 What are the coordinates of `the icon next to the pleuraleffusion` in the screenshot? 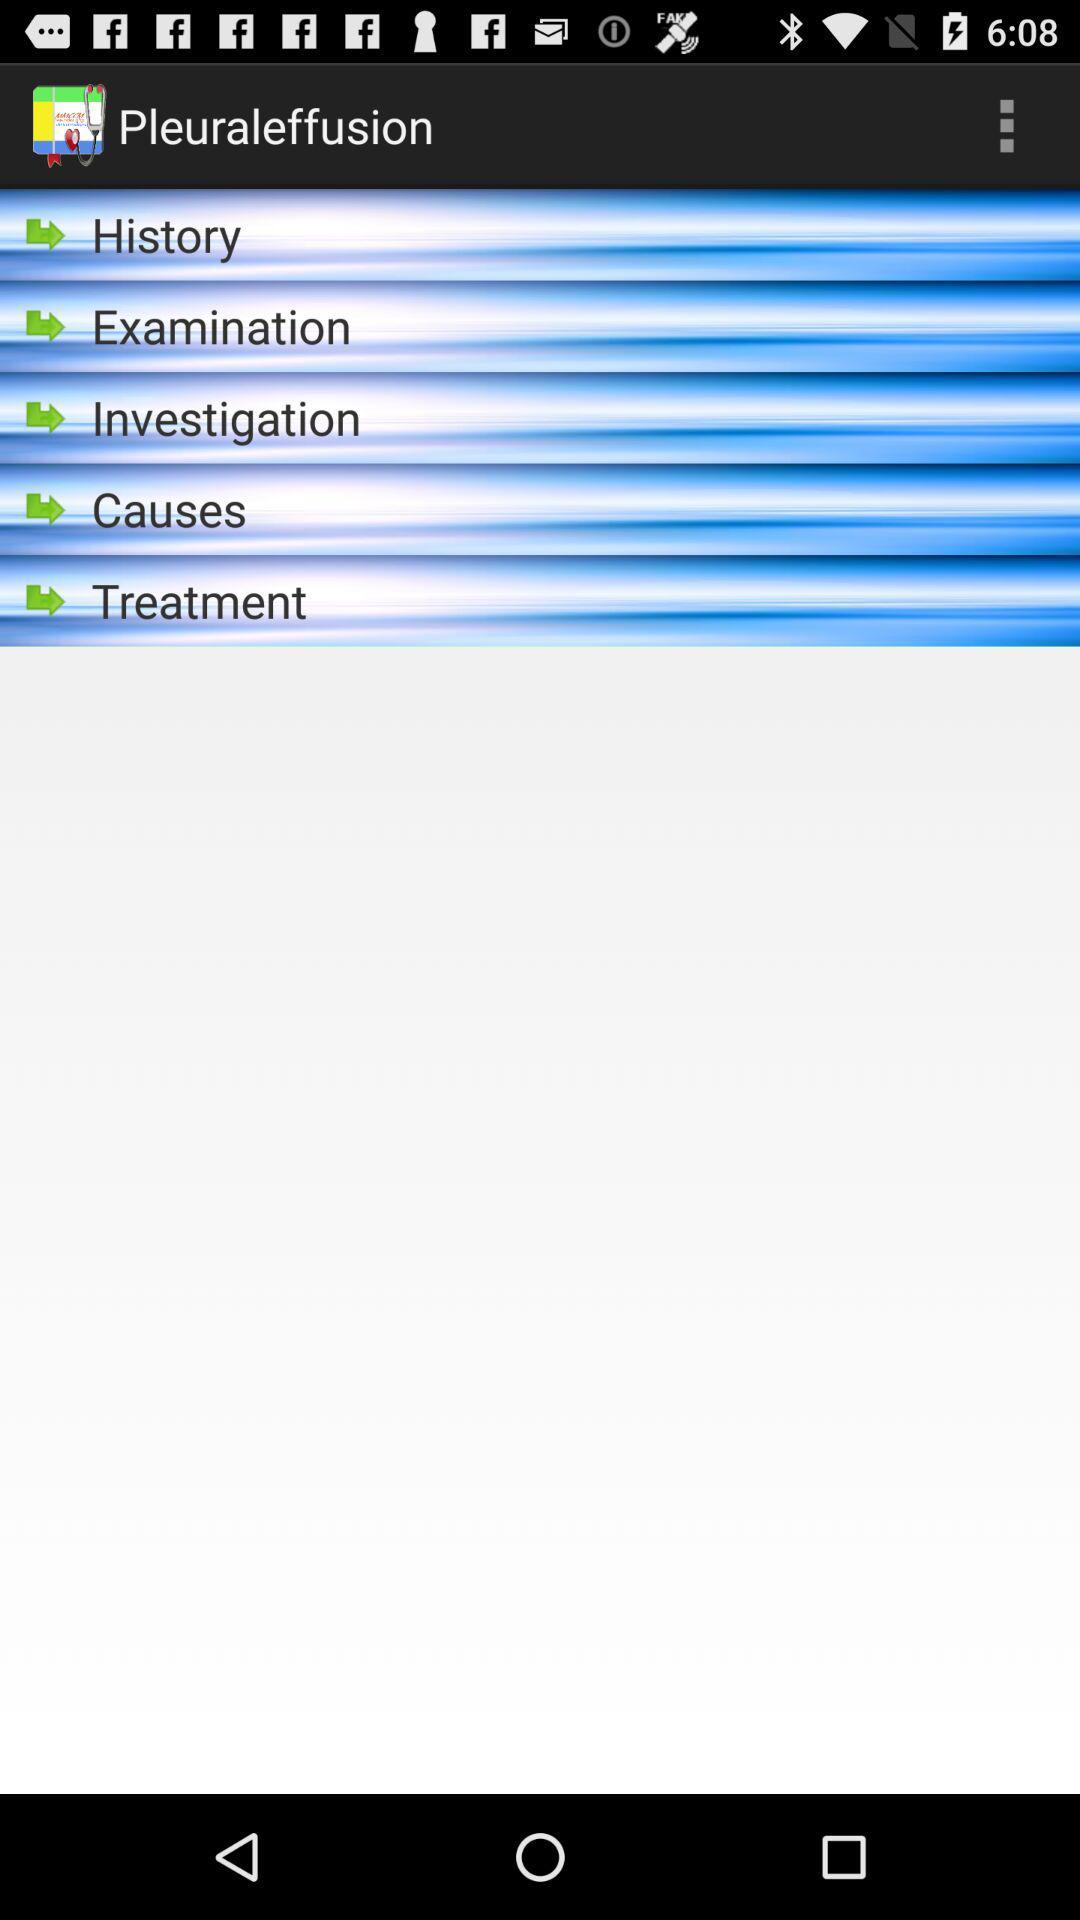 It's located at (1006, 124).